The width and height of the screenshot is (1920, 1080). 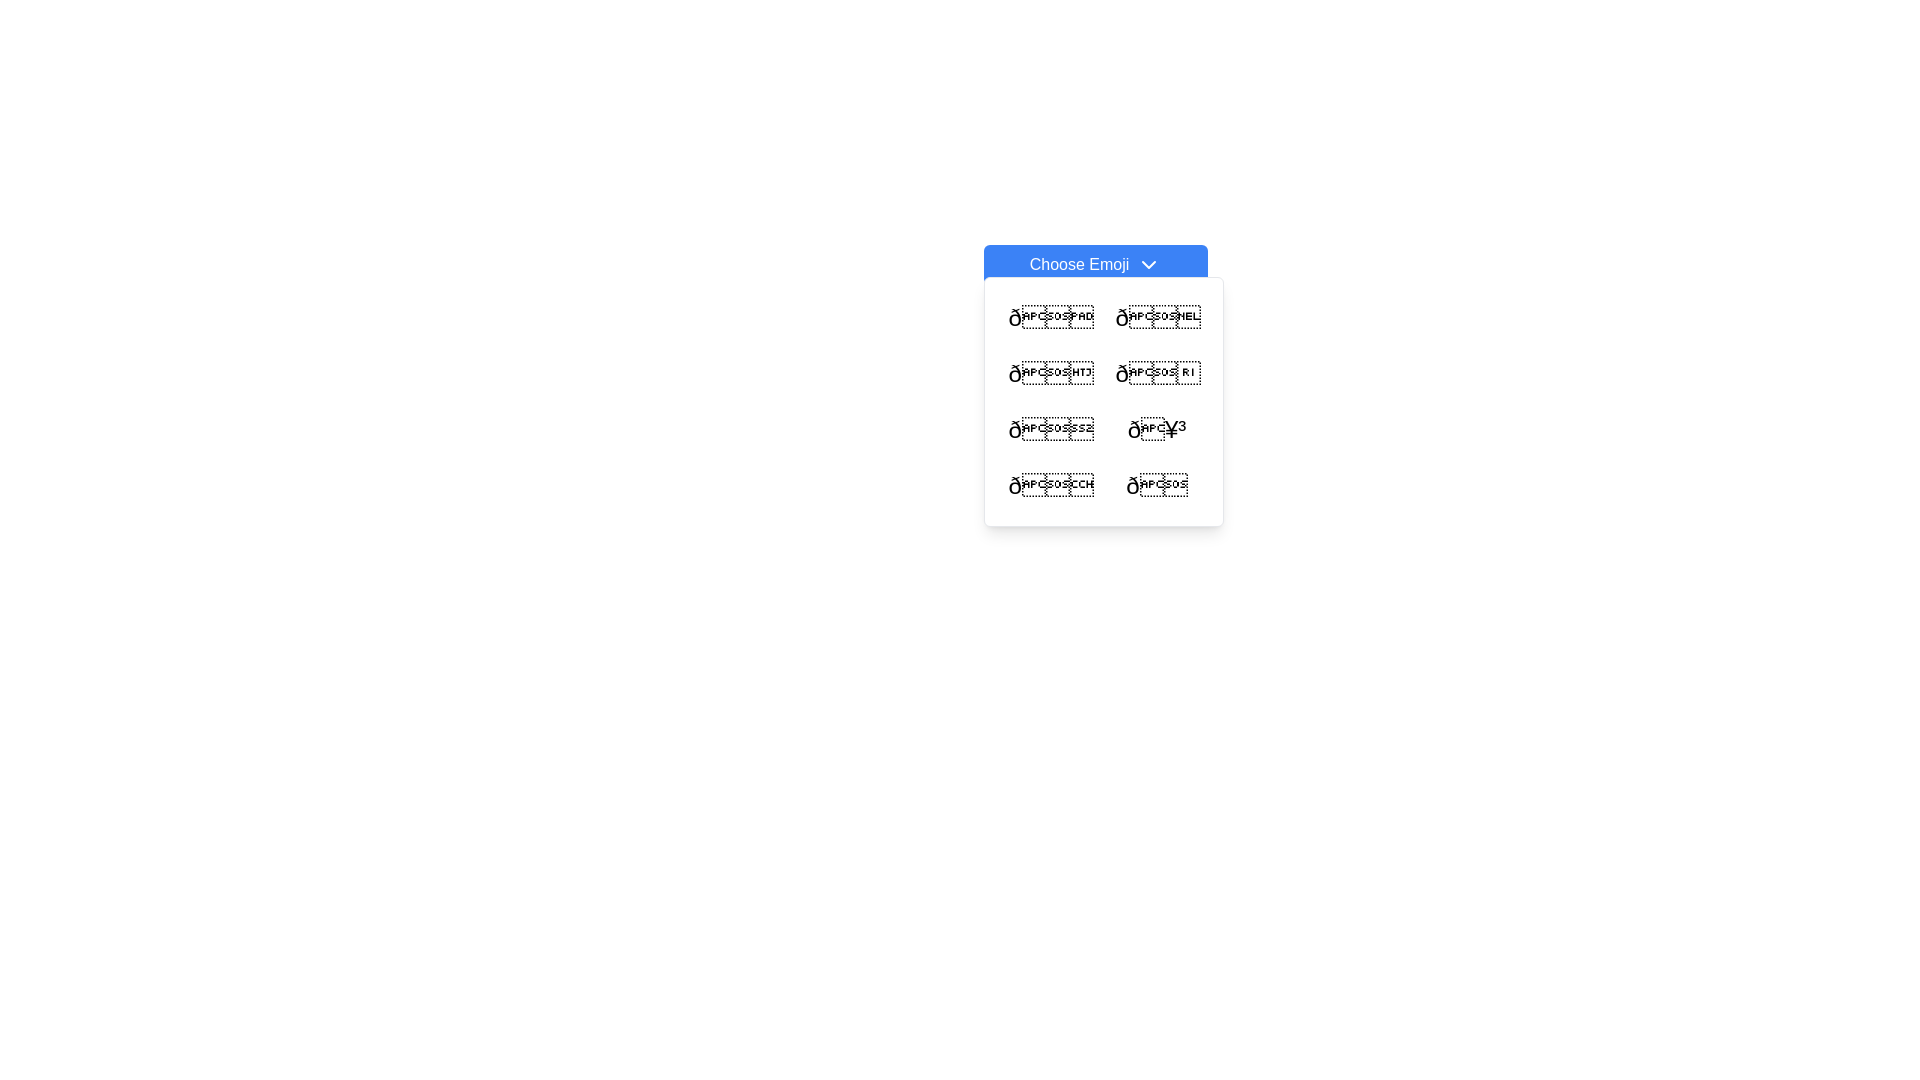 What do you see at coordinates (1156, 486) in the screenshot?
I see `the crying face emoji located at the bottom-right corner of the emoji grid` at bounding box center [1156, 486].